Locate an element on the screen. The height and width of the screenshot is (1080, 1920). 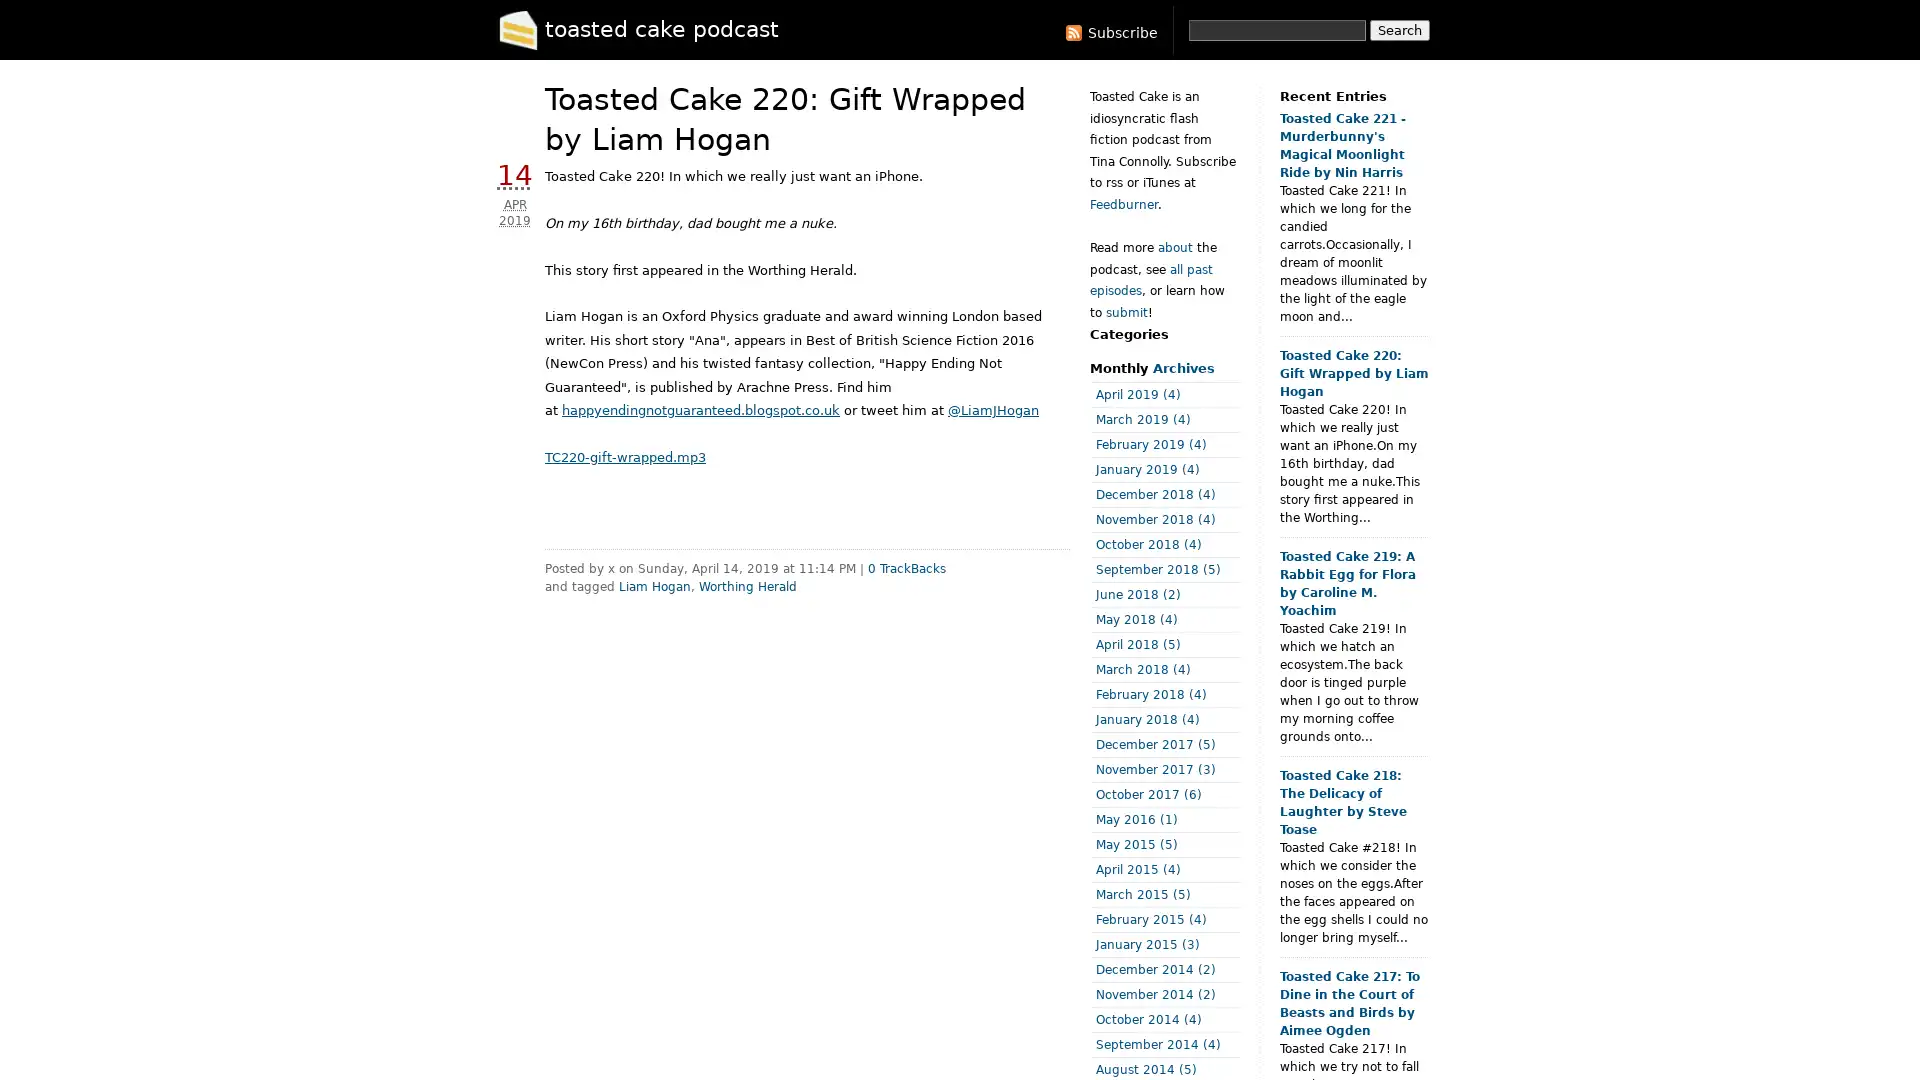
Search is located at coordinates (1399, 30).